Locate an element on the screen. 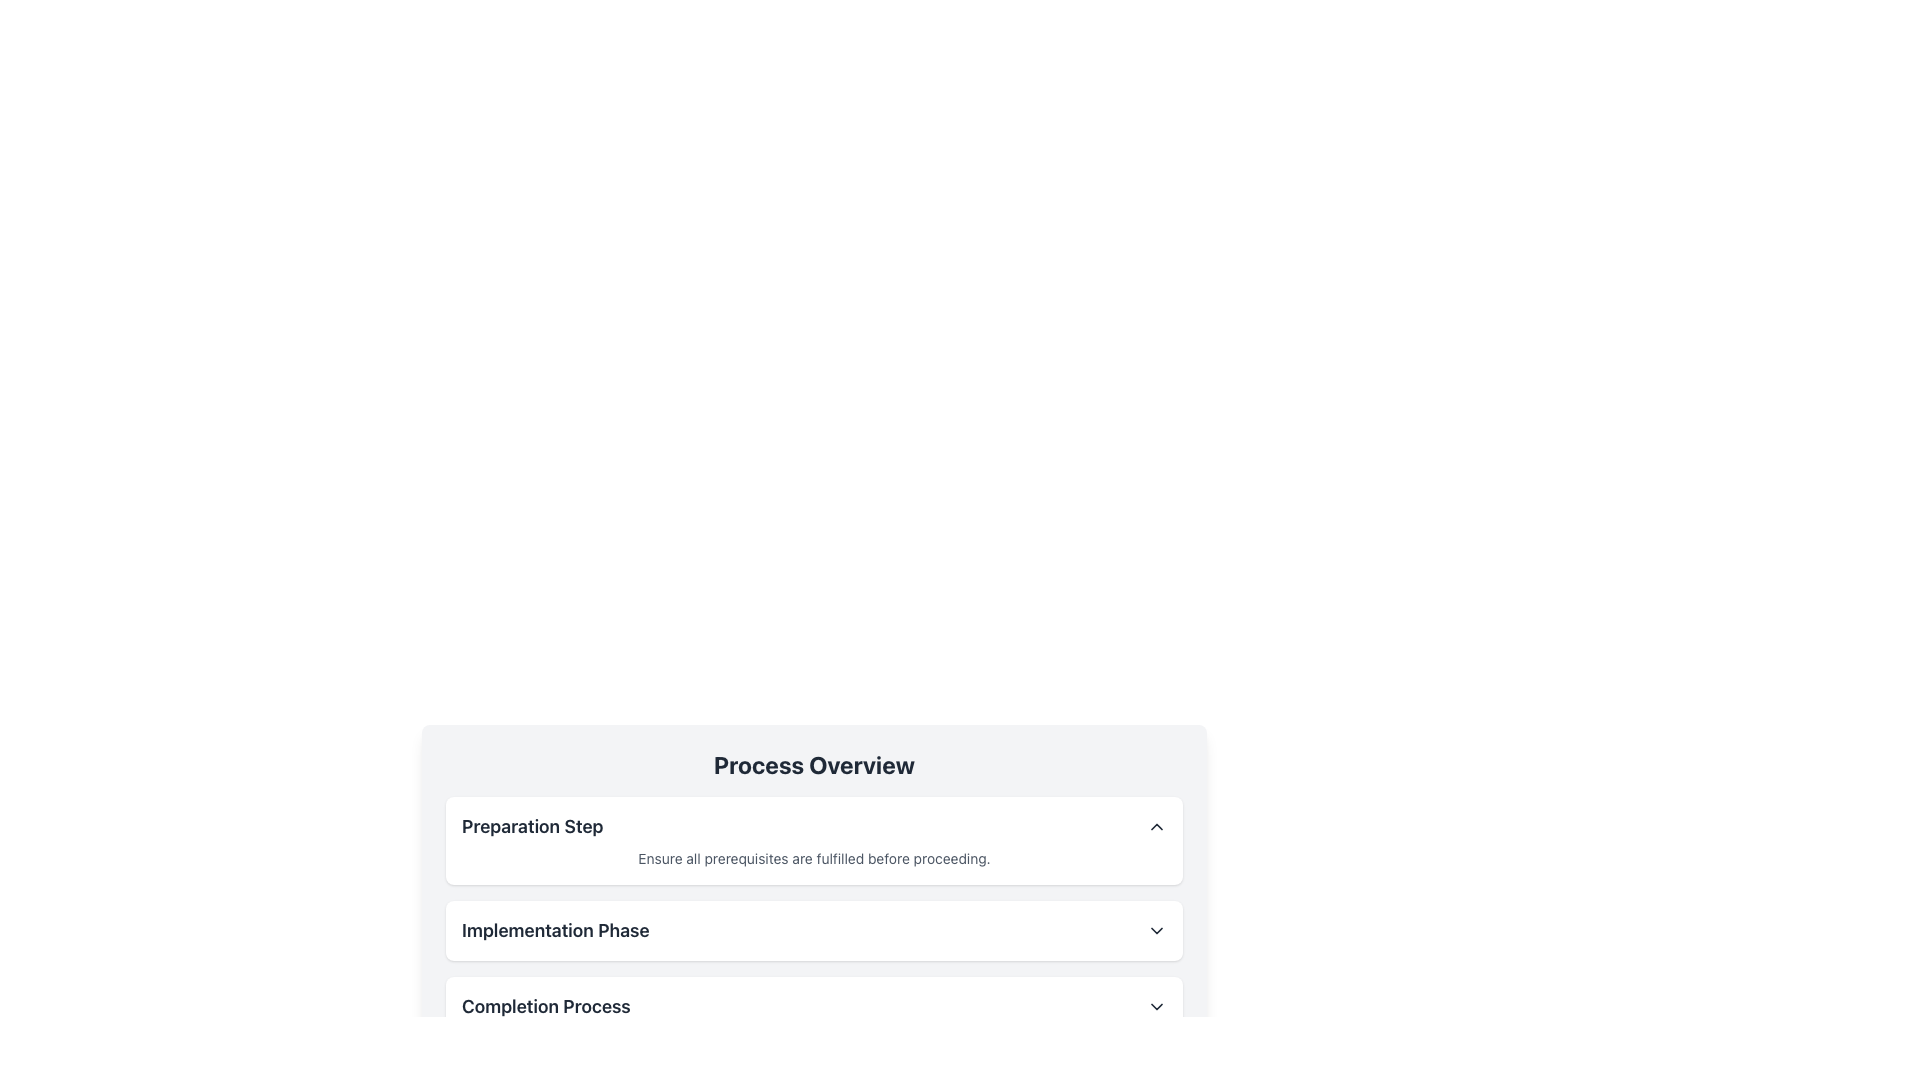 Image resolution: width=1920 pixels, height=1080 pixels. the static text label for the 'Implementation Phase' section, which is part of an accordion-style menu layout and is positioned between 'Preparation Step' and 'Completion Process' is located at coordinates (555, 930).